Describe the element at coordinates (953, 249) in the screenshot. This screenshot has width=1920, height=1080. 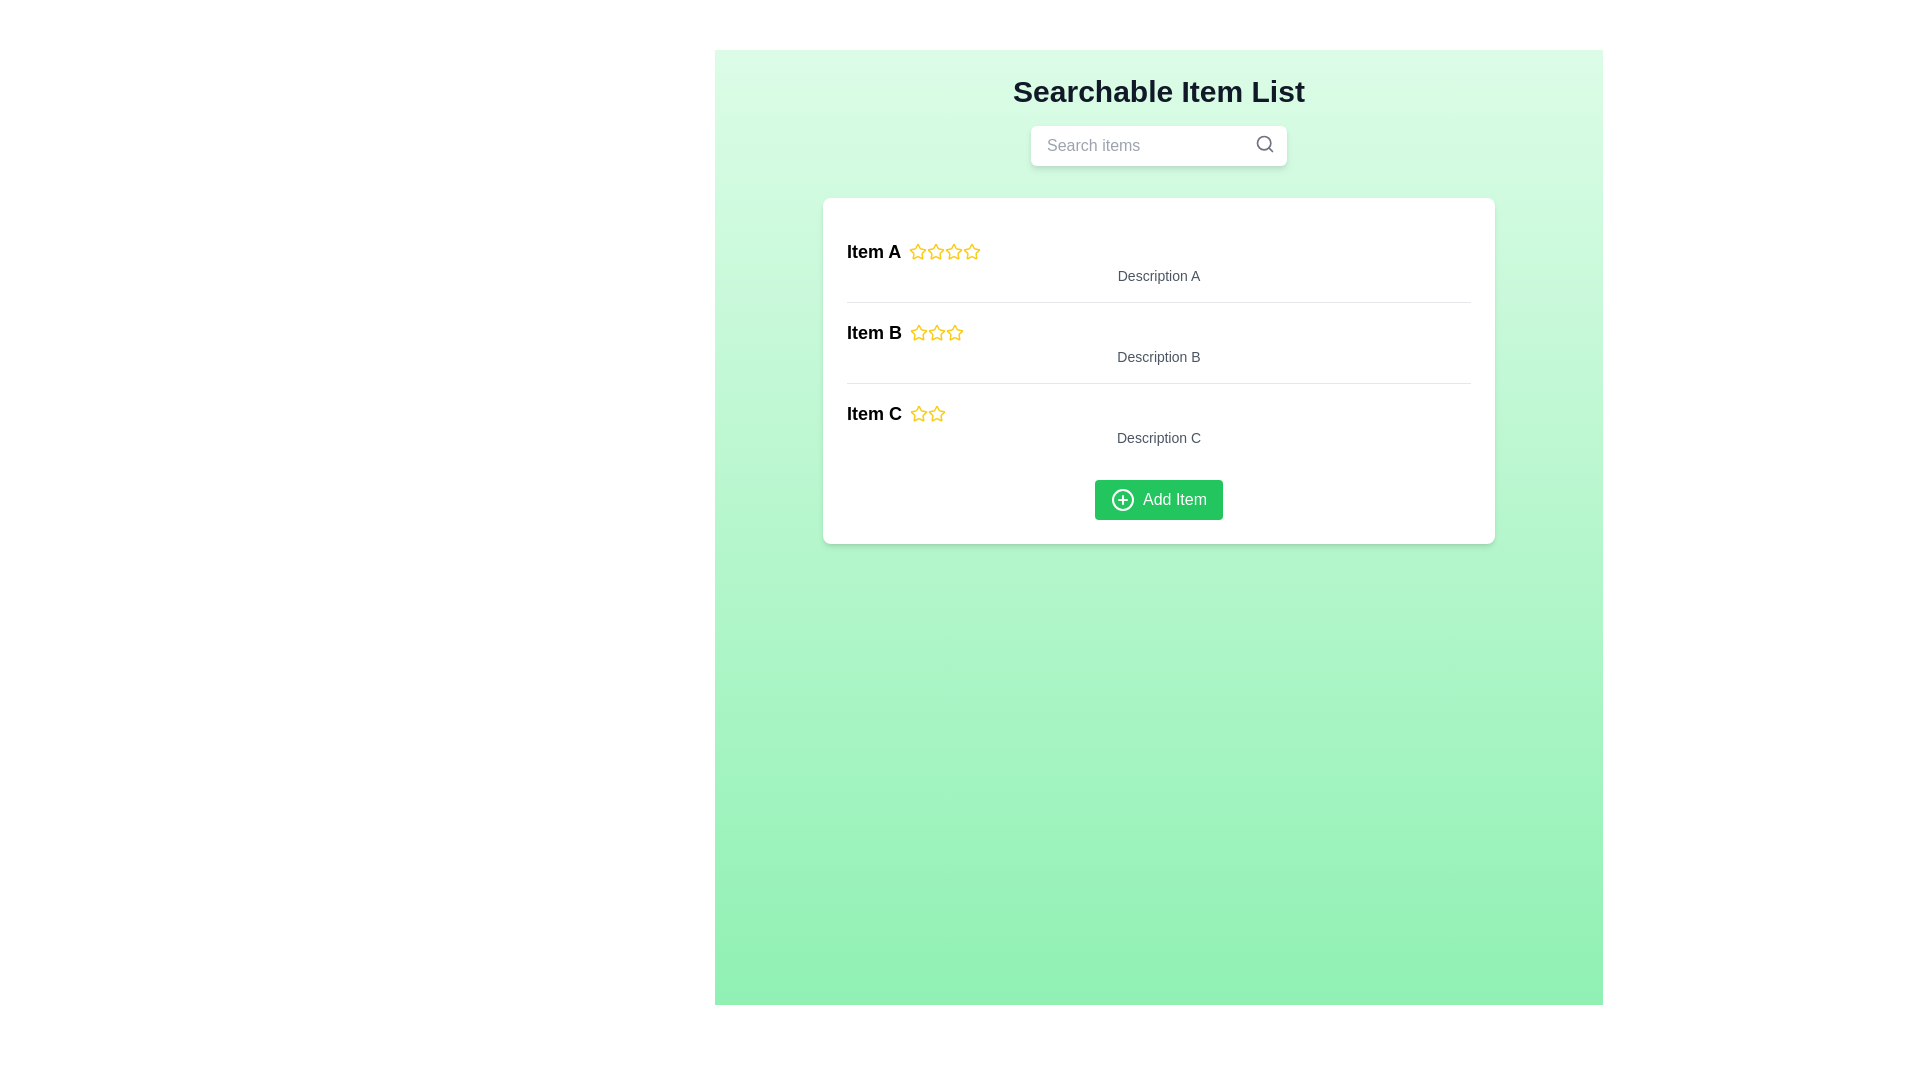
I see `the second star-shaped visual rating indicator for 'Item A'` at that location.